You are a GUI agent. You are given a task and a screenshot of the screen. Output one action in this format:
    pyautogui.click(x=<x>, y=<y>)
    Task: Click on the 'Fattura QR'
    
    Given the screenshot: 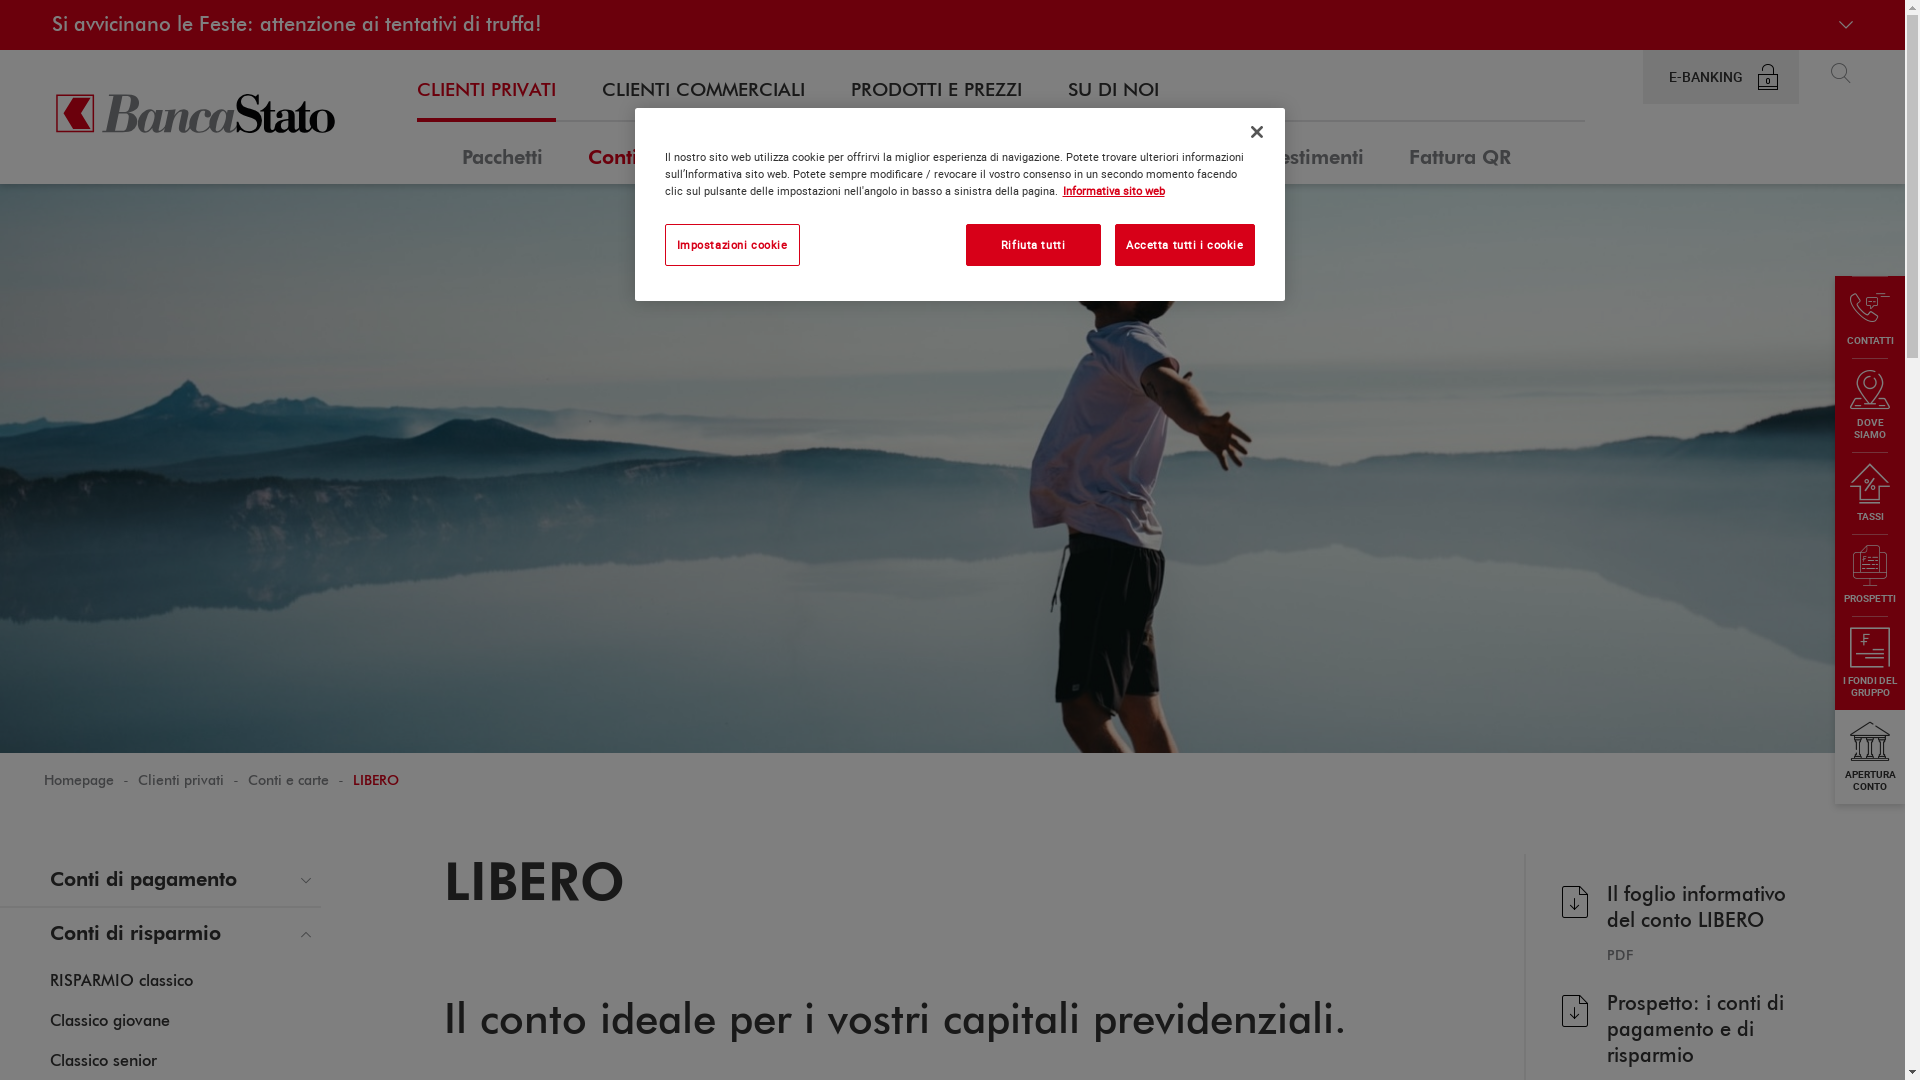 What is the action you would take?
    pyautogui.click(x=1459, y=152)
    